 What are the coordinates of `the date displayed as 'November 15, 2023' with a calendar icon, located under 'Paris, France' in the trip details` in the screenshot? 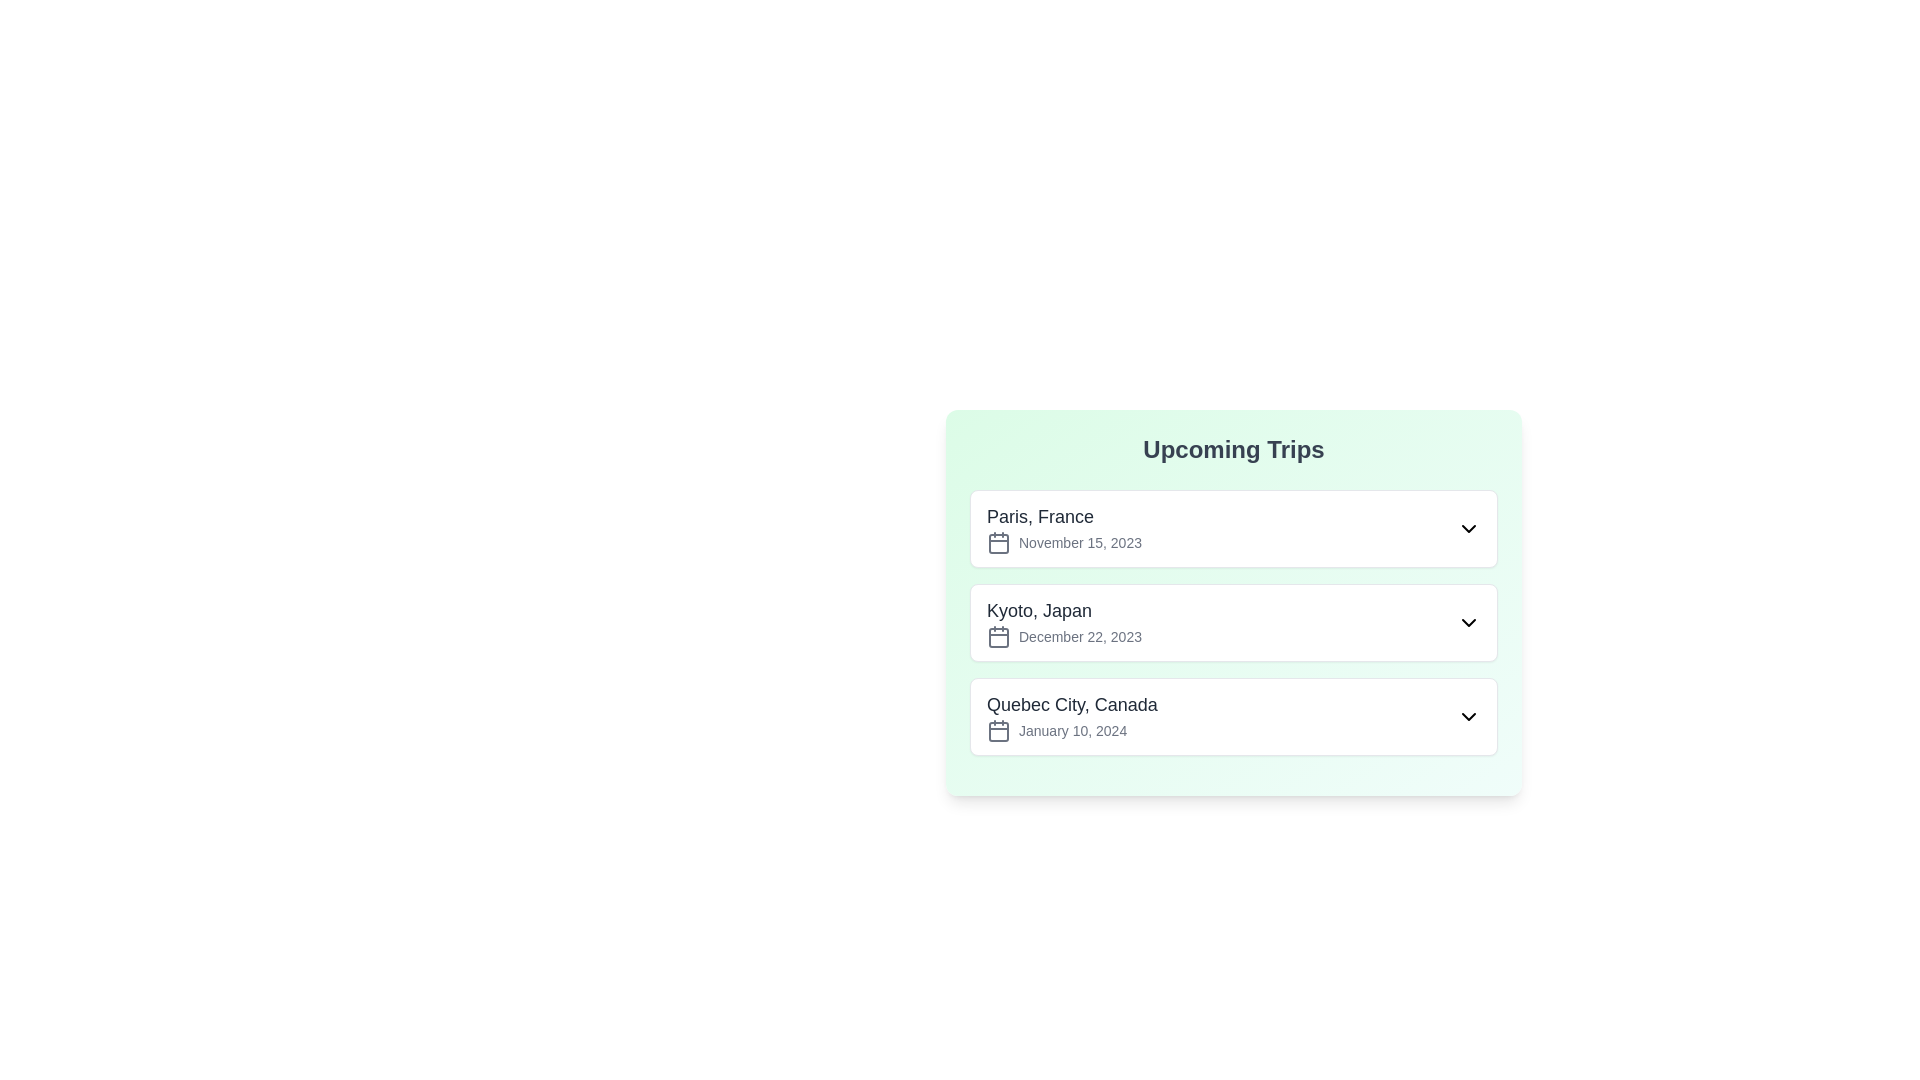 It's located at (1063, 543).